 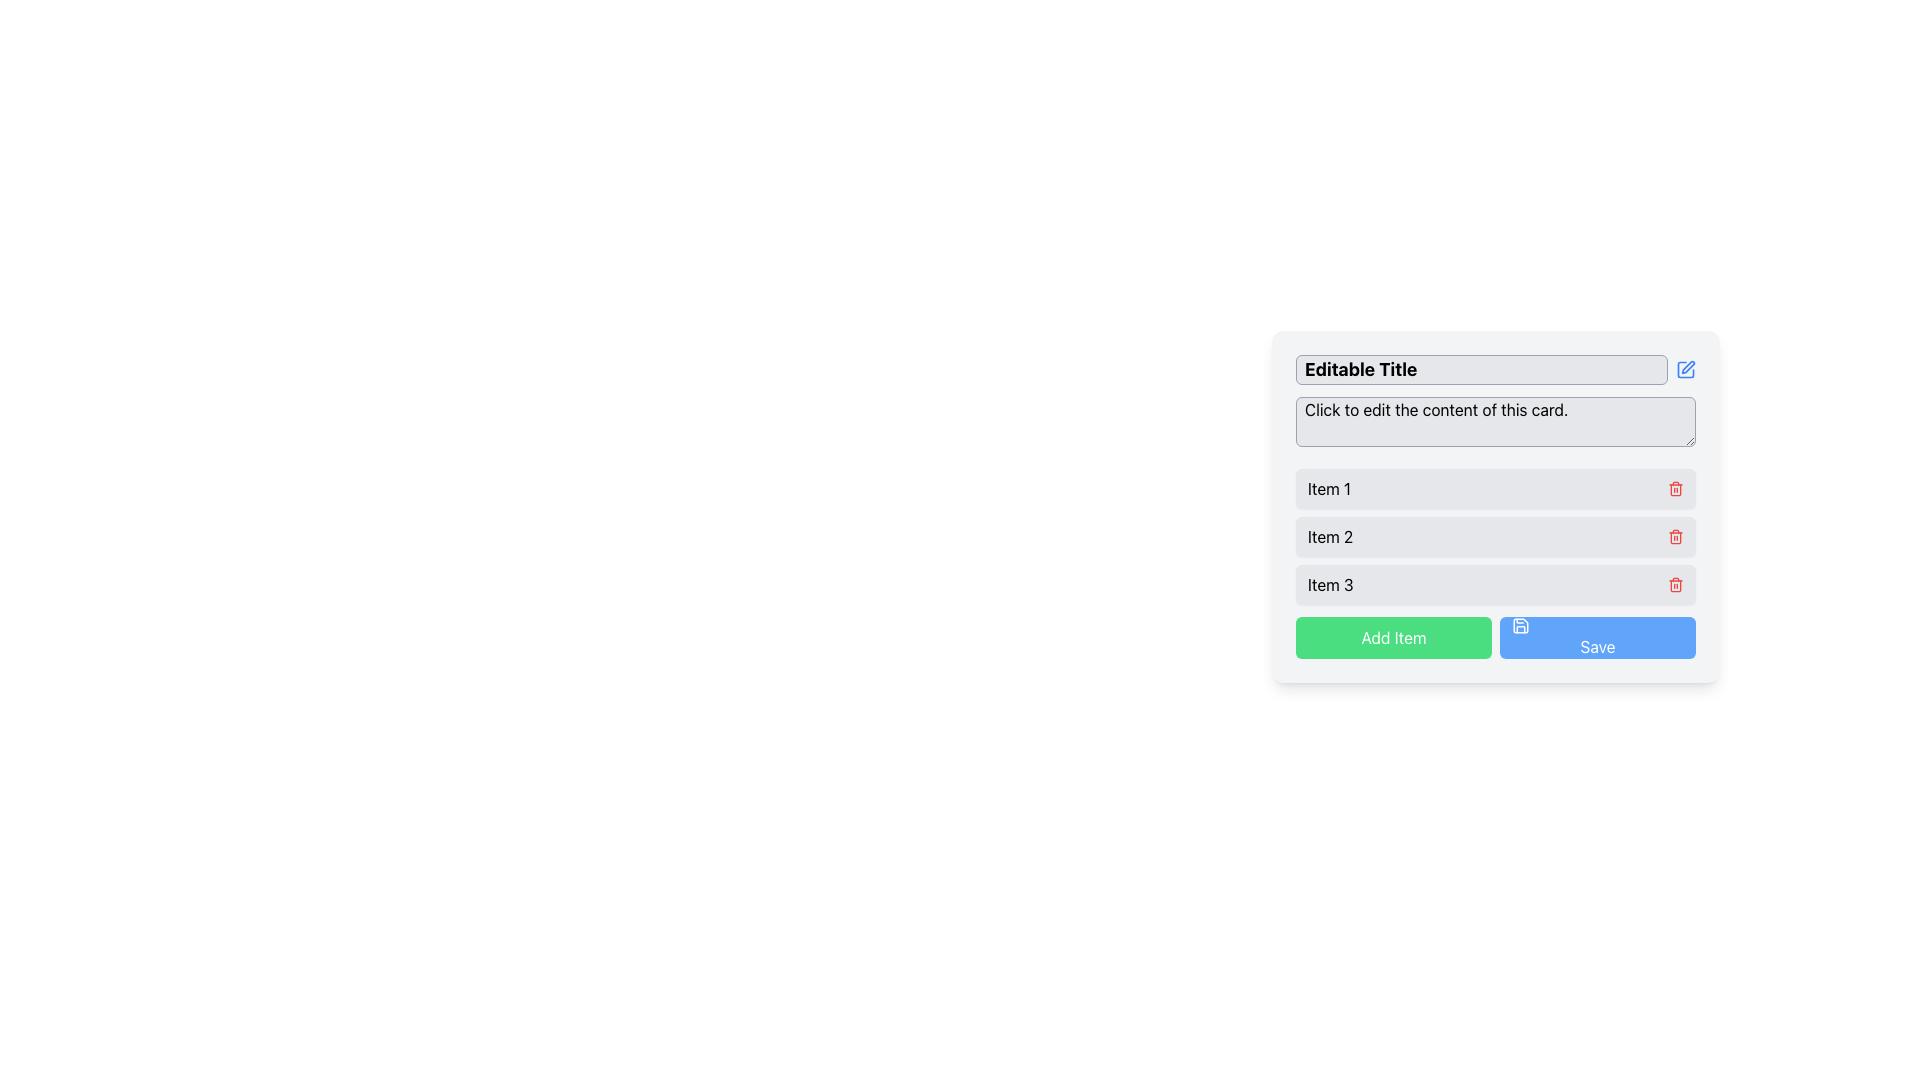 What do you see at coordinates (1520, 624) in the screenshot?
I see `the first segment of the 'save' SVG icon, which indicates the save functionality for users` at bounding box center [1520, 624].